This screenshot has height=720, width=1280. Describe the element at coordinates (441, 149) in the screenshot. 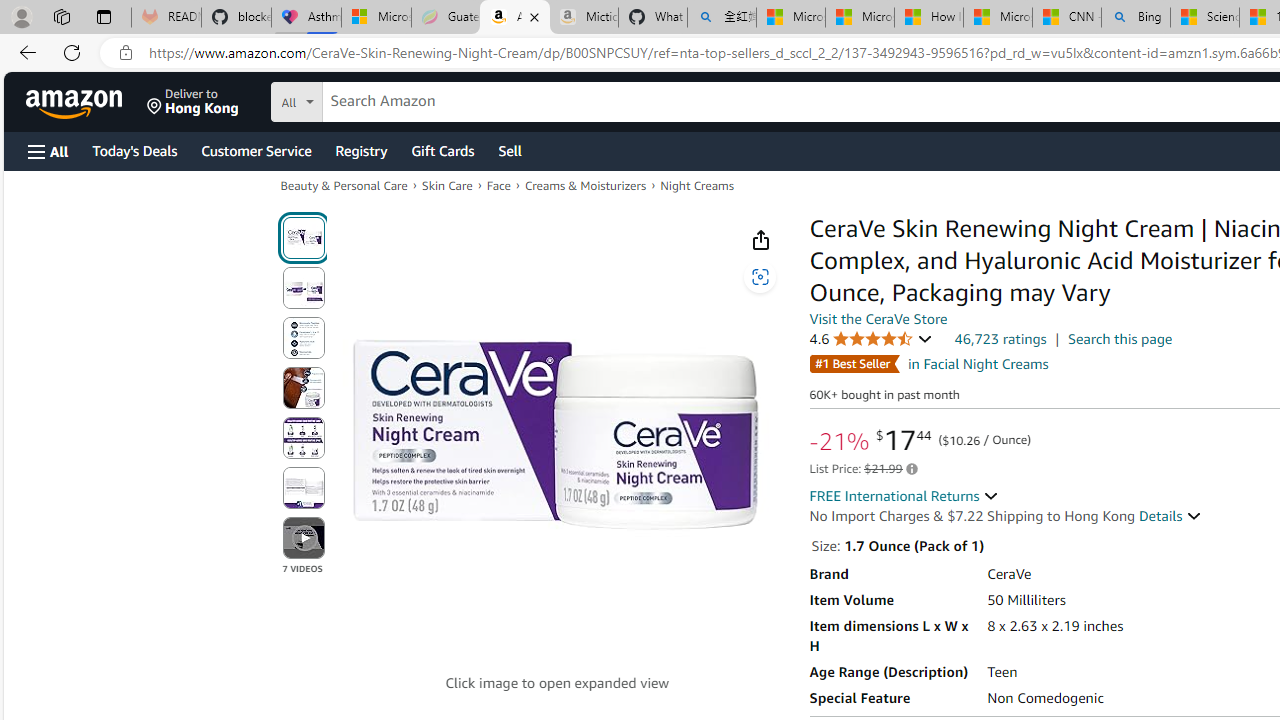

I see `'Gift Cards'` at that location.